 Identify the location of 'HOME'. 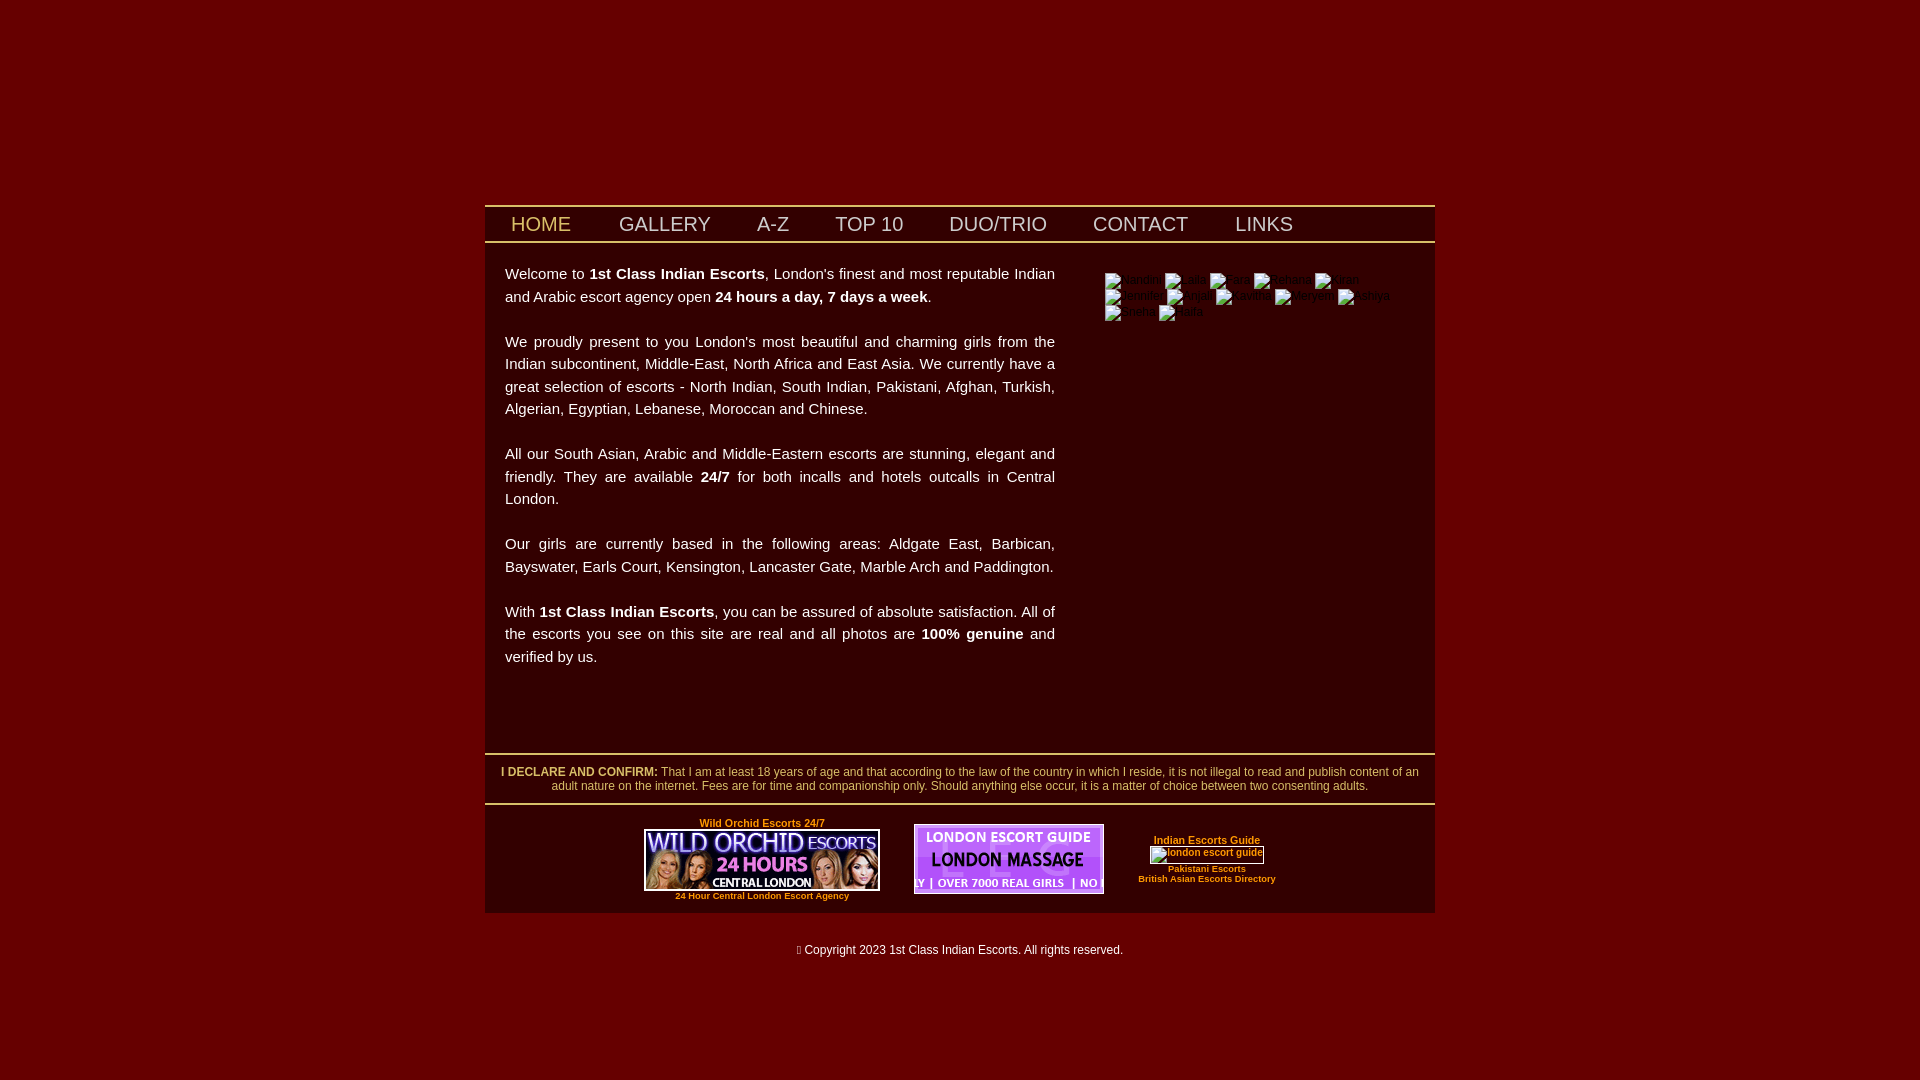
(541, 223).